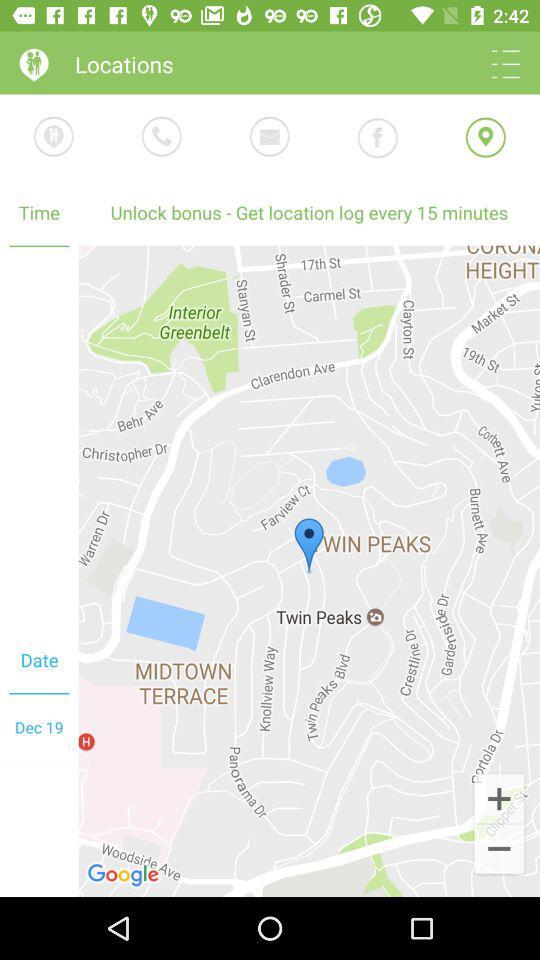 The height and width of the screenshot is (960, 540). I want to click on unlock bonus get, so click(309, 212).